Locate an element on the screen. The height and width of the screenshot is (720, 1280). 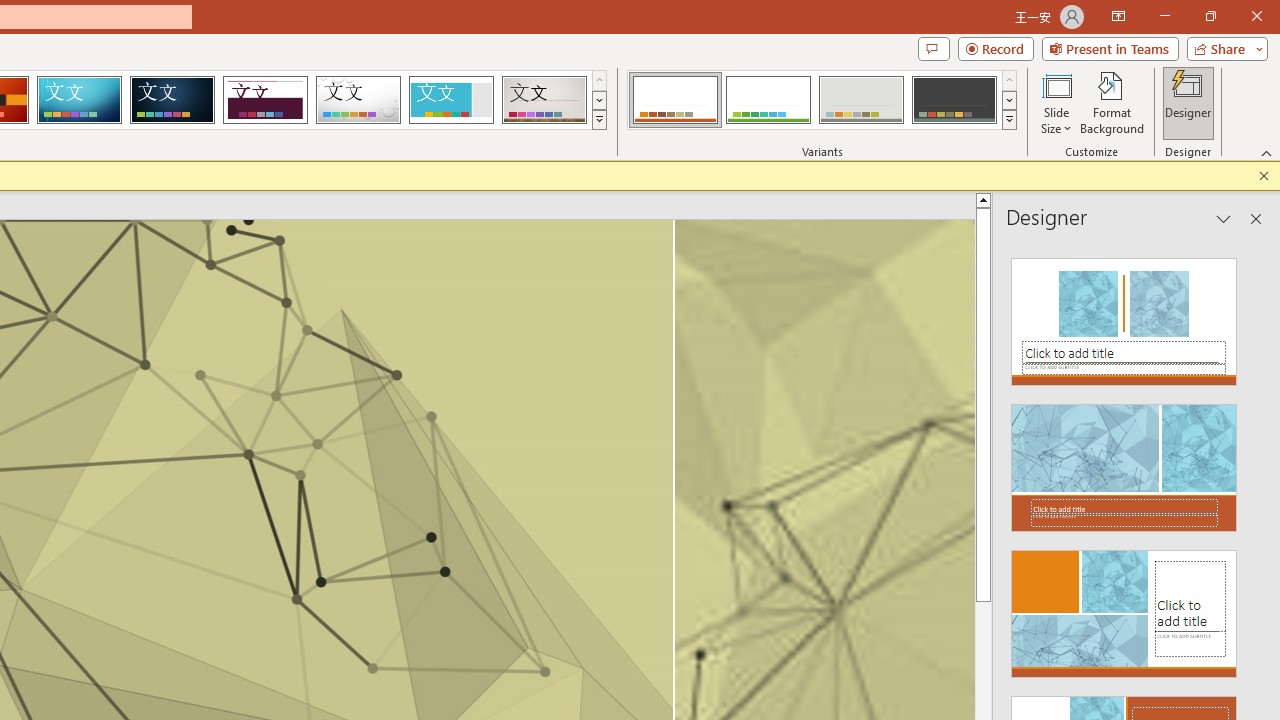
'Design Idea' is located at coordinates (1124, 607).